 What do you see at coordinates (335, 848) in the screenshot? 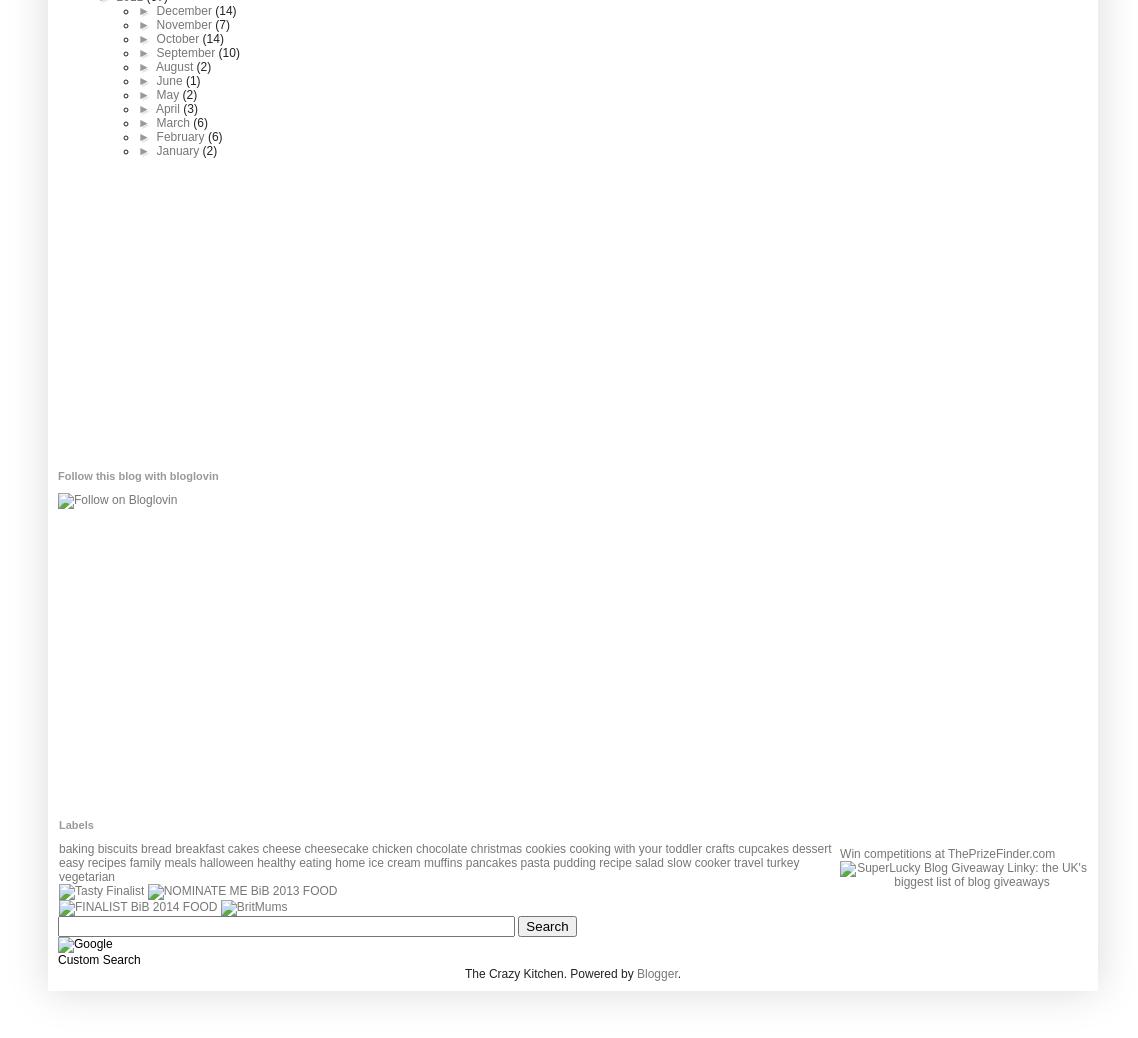
I see `'cheesecake'` at bounding box center [335, 848].